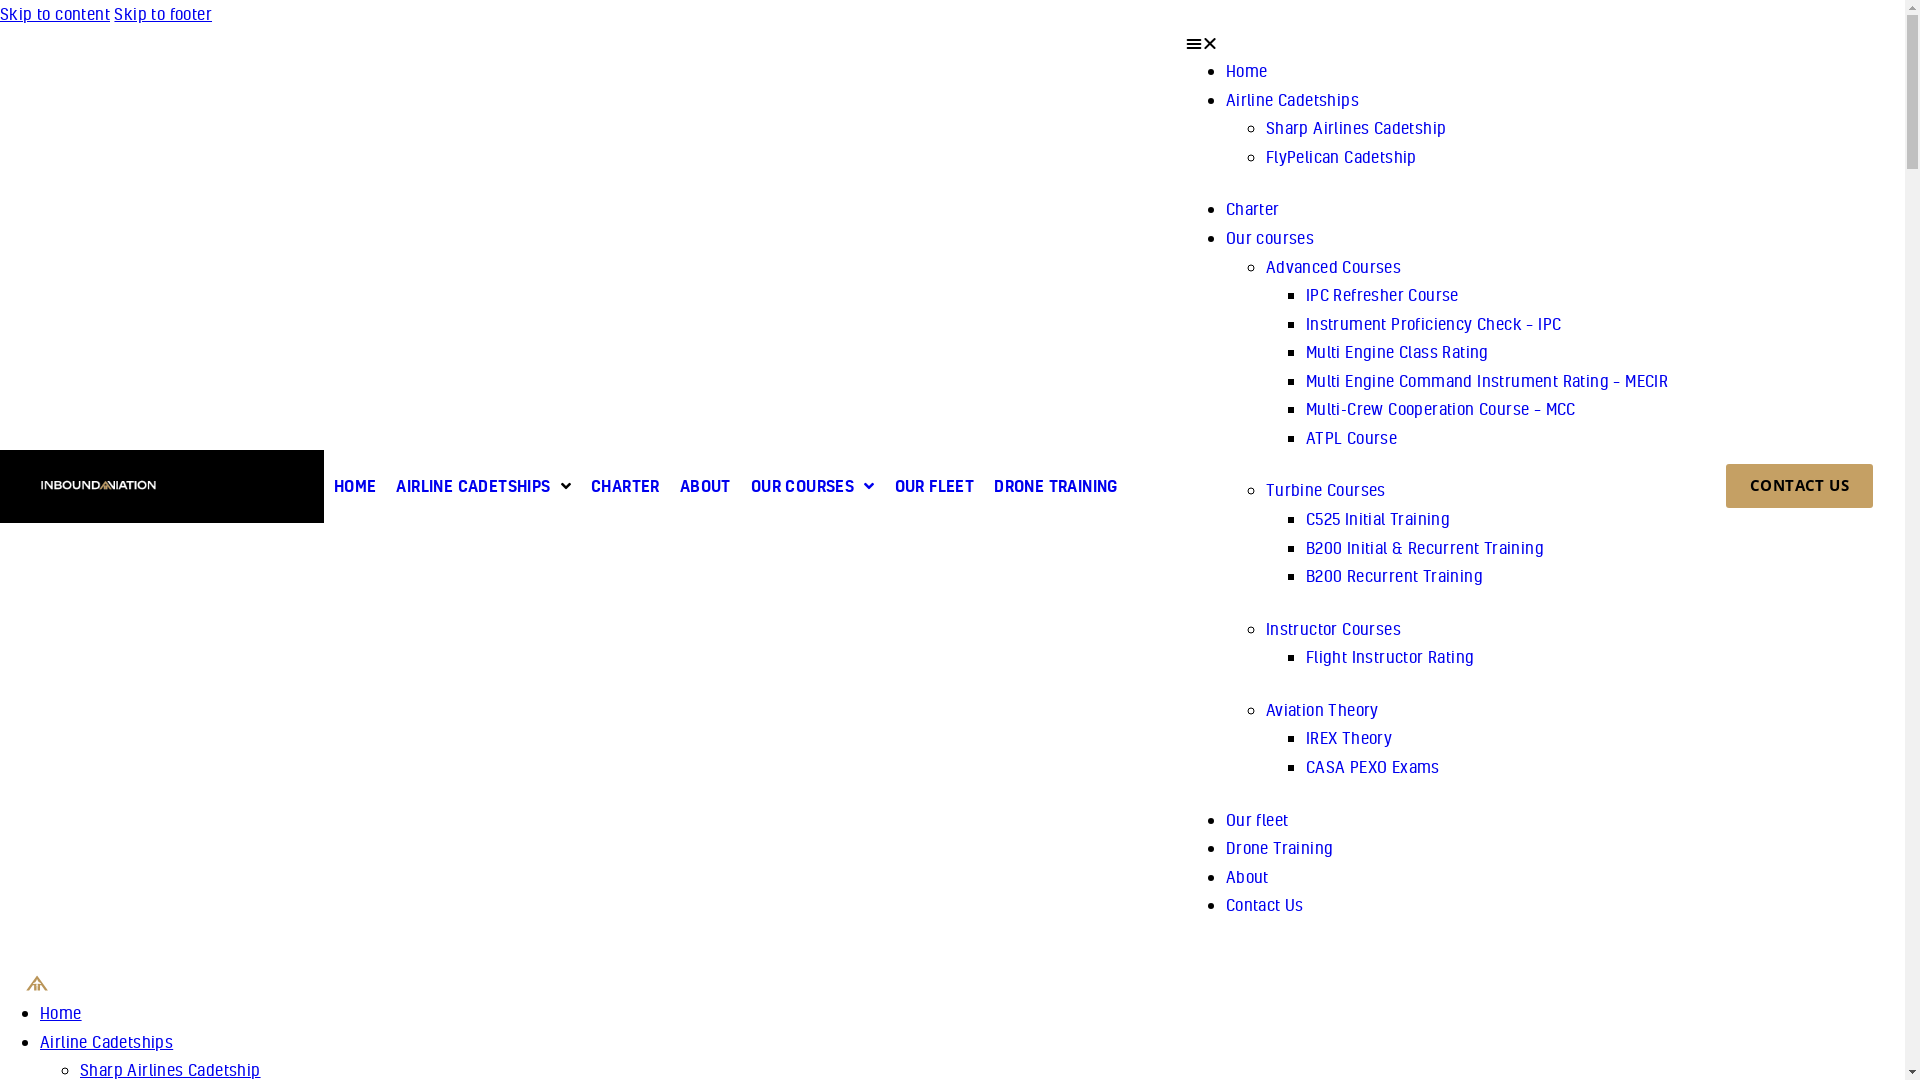 This screenshot has width=1920, height=1080. I want to click on 'Contact Us', so click(1264, 904).